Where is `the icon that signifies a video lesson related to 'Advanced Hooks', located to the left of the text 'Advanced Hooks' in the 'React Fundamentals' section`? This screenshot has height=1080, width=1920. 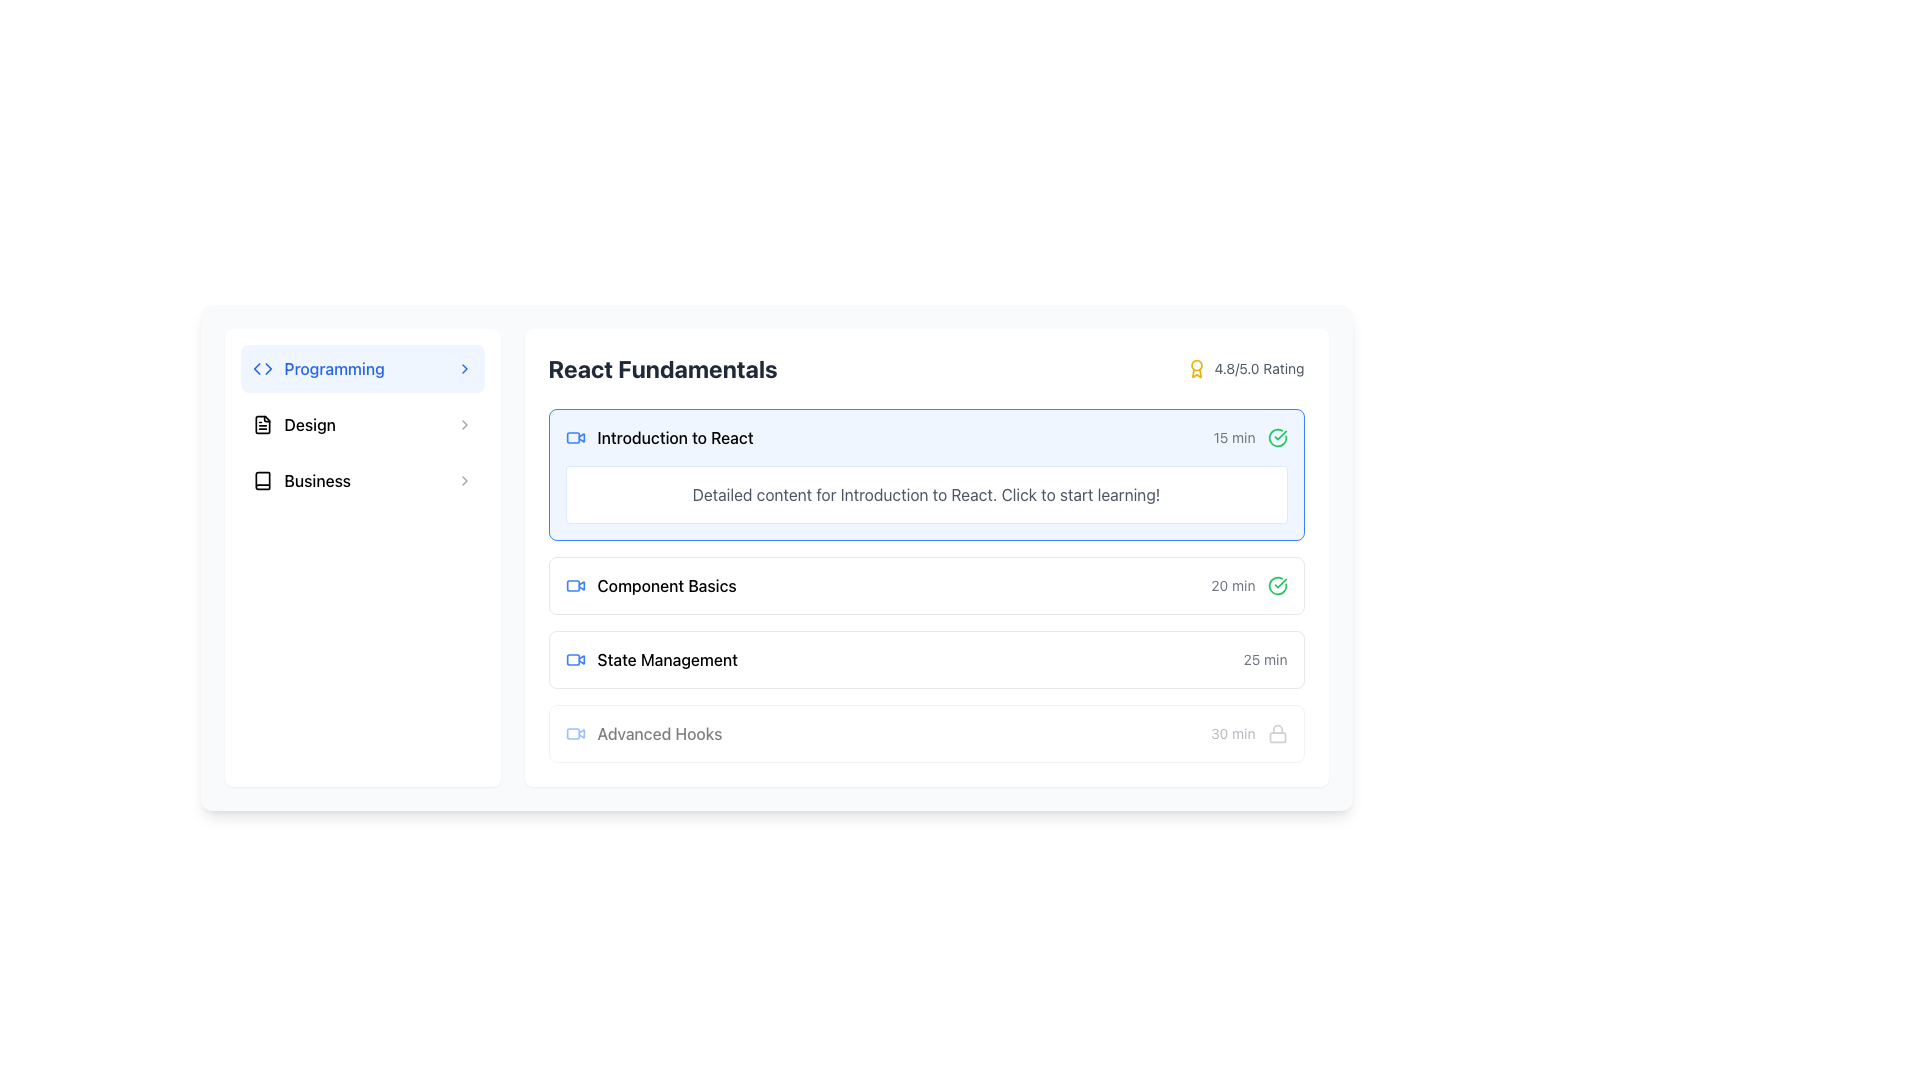 the icon that signifies a video lesson related to 'Advanced Hooks', located to the left of the text 'Advanced Hooks' in the 'React Fundamentals' section is located at coordinates (574, 733).